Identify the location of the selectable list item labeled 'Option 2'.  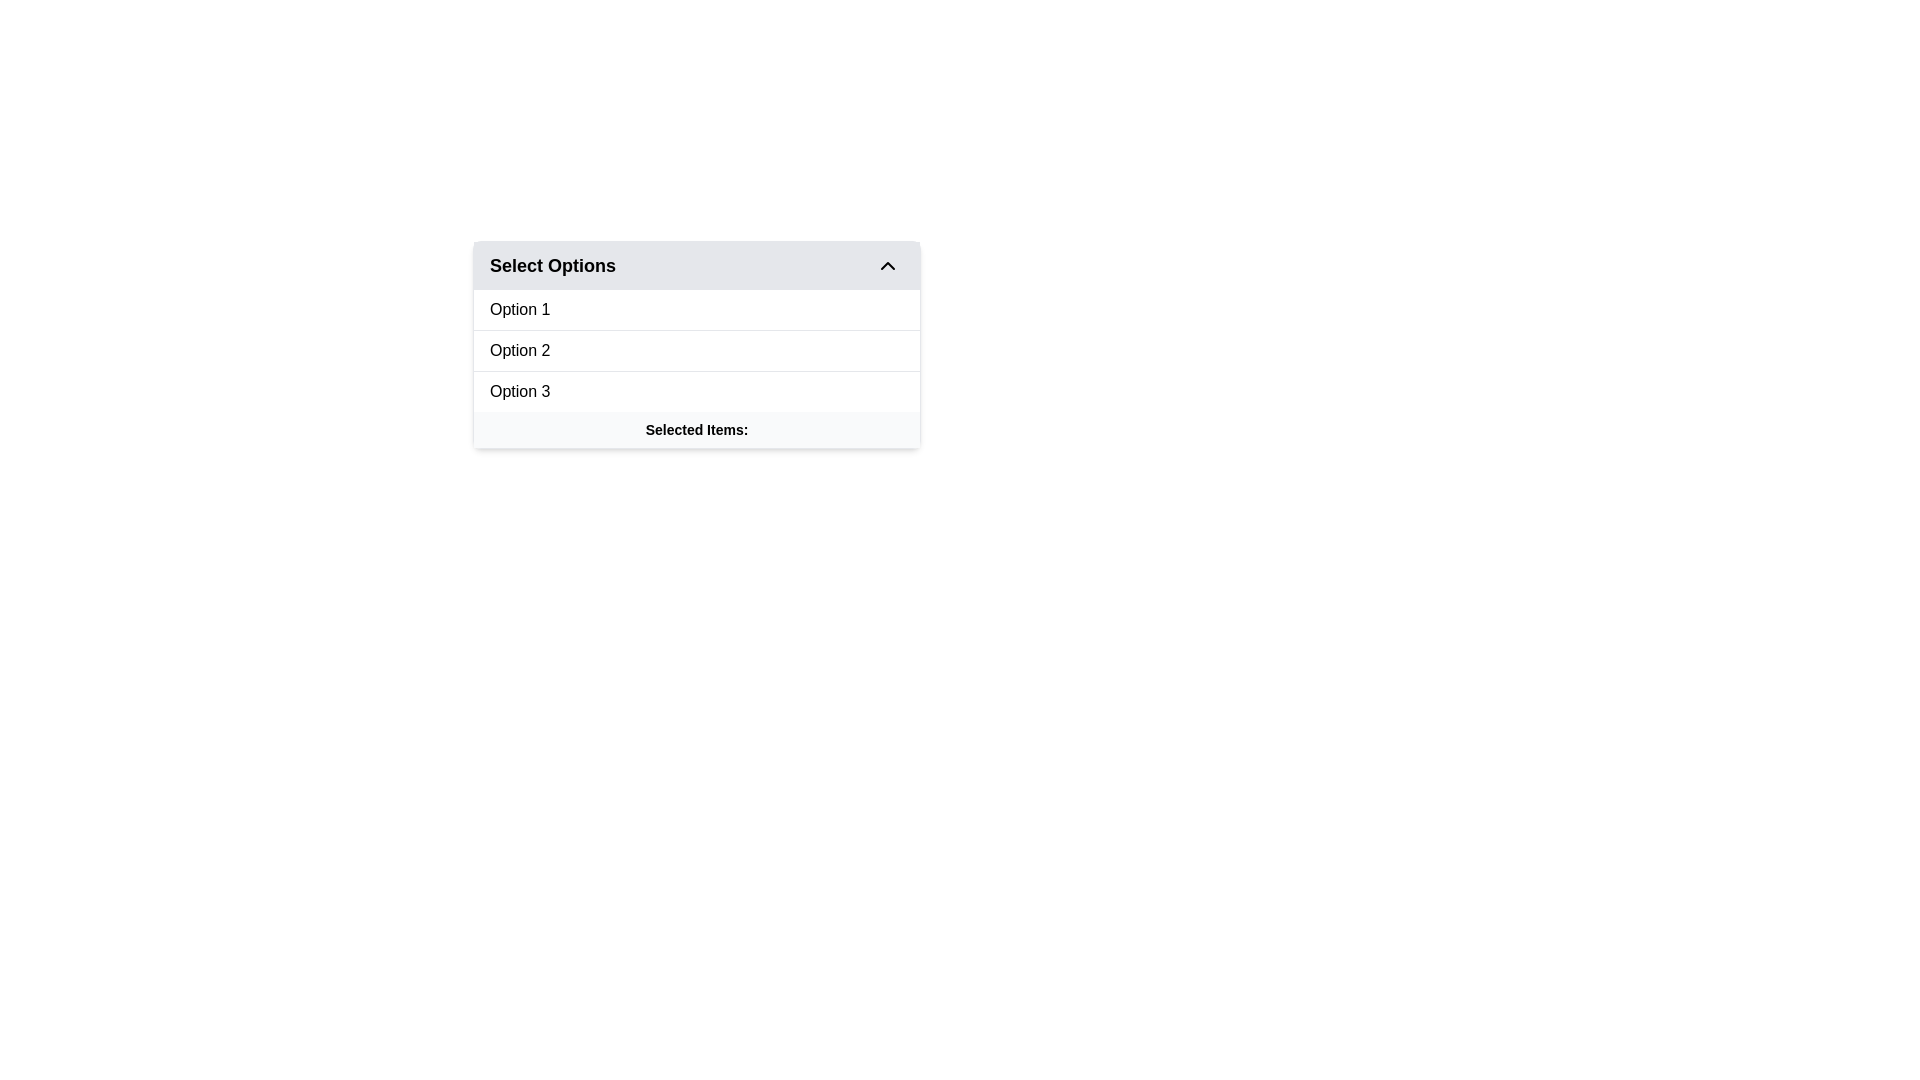
(696, 349).